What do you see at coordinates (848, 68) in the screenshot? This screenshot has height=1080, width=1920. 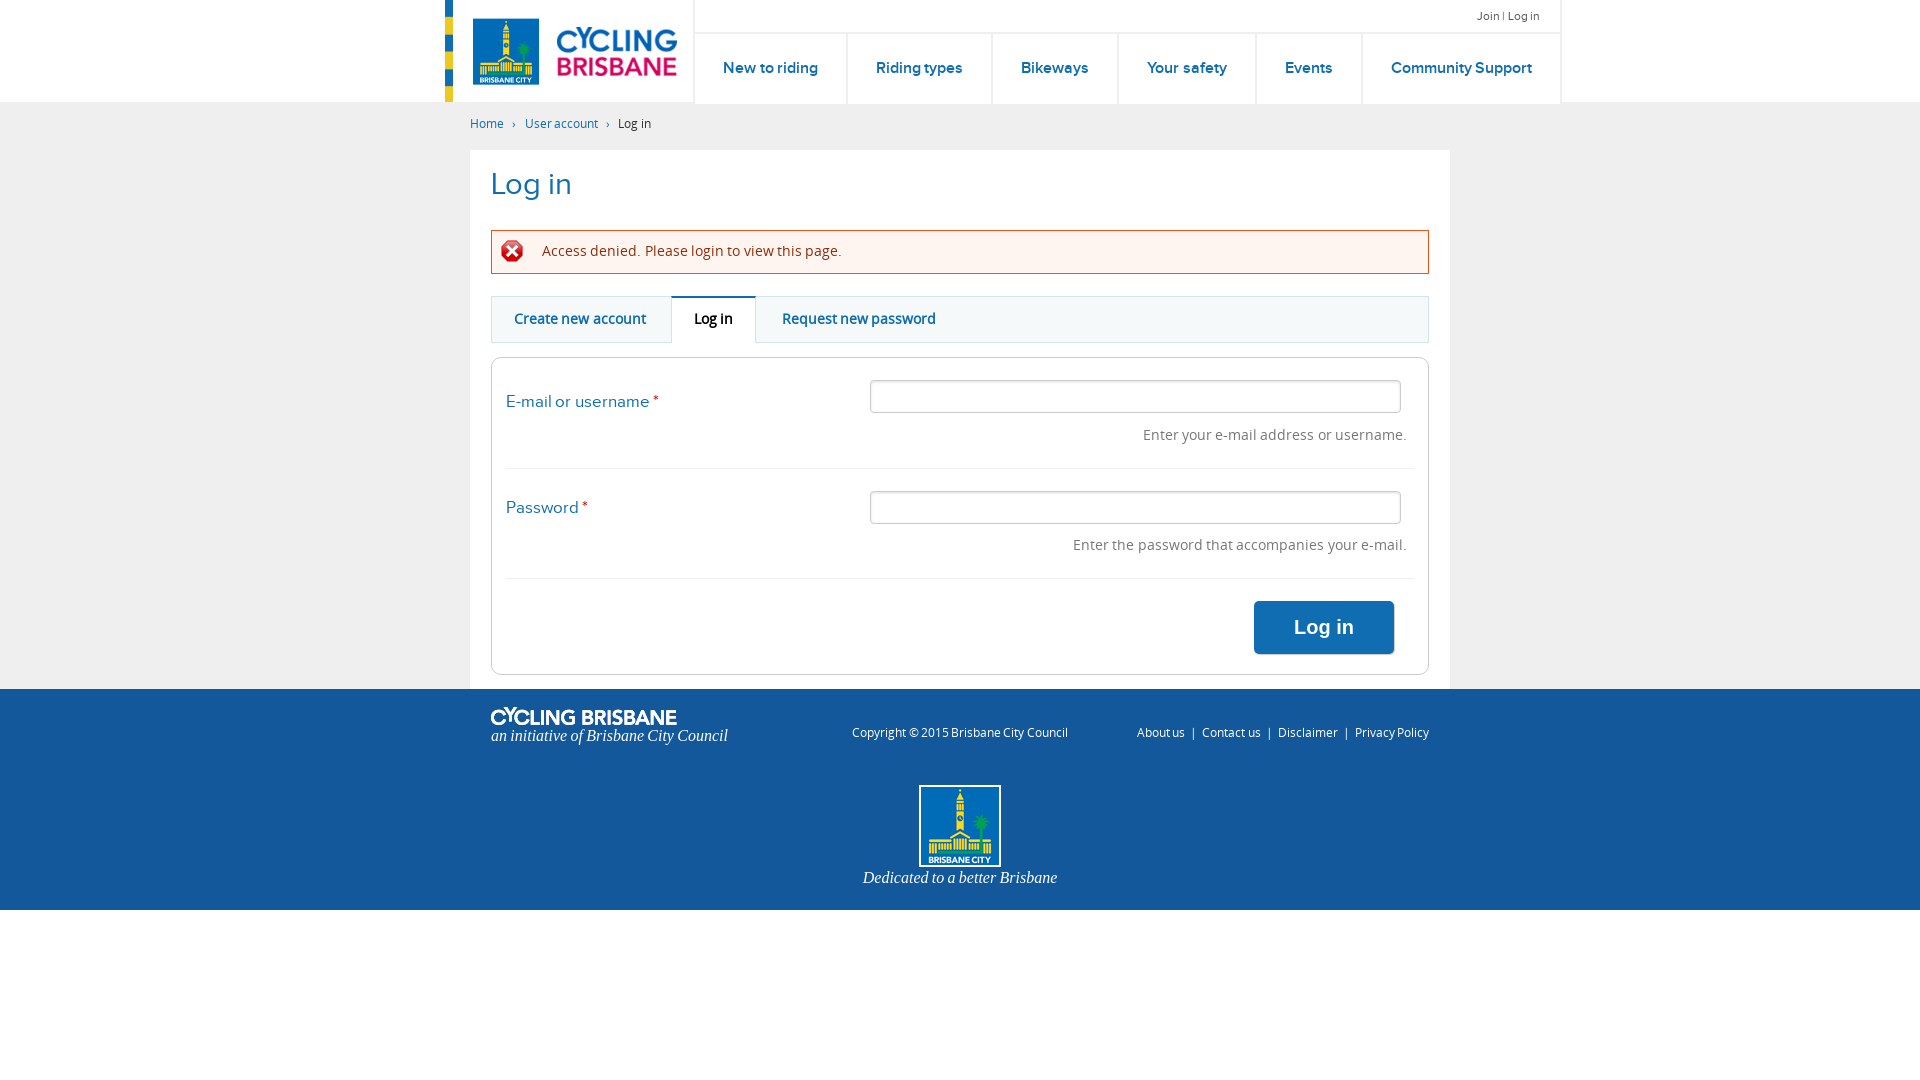 I see `'Riding types'` at bounding box center [848, 68].